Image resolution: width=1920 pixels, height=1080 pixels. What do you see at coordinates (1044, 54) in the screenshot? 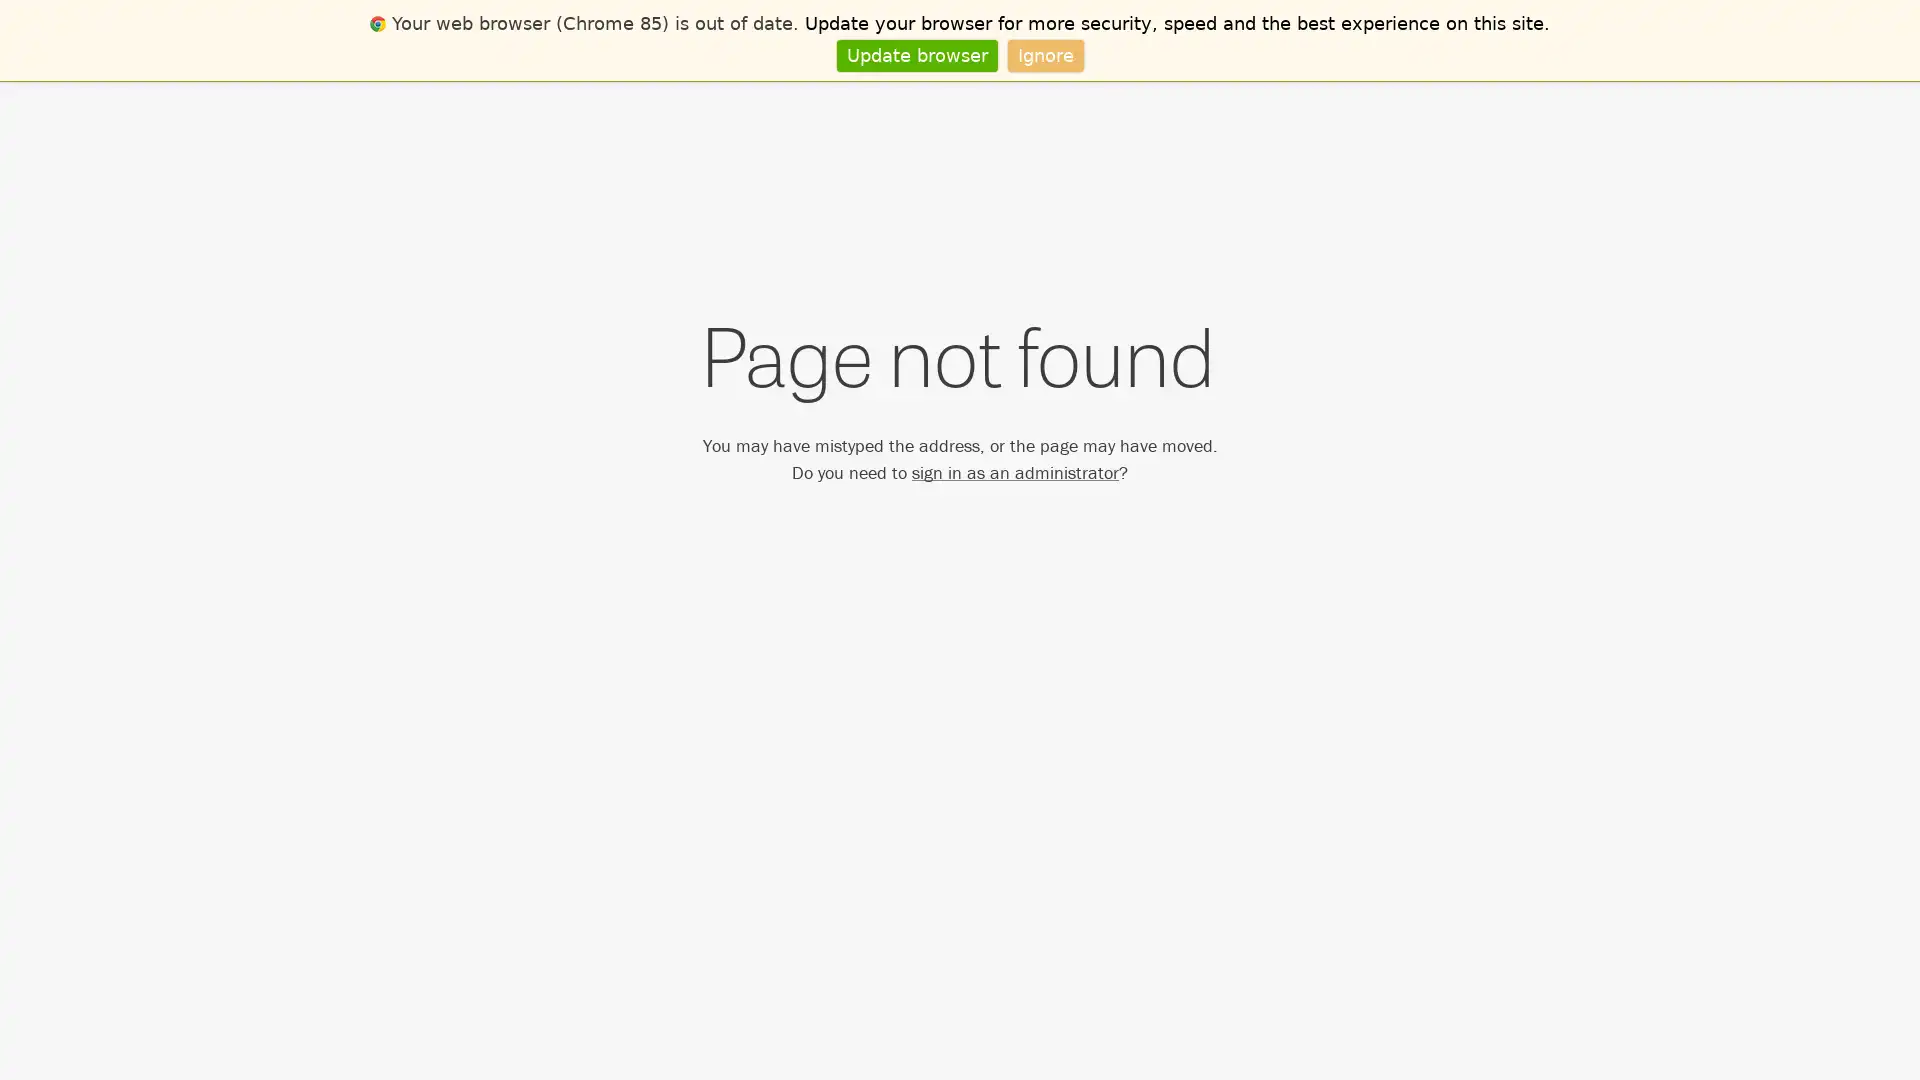
I see `Ignore` at bounding box center [1044, 54].